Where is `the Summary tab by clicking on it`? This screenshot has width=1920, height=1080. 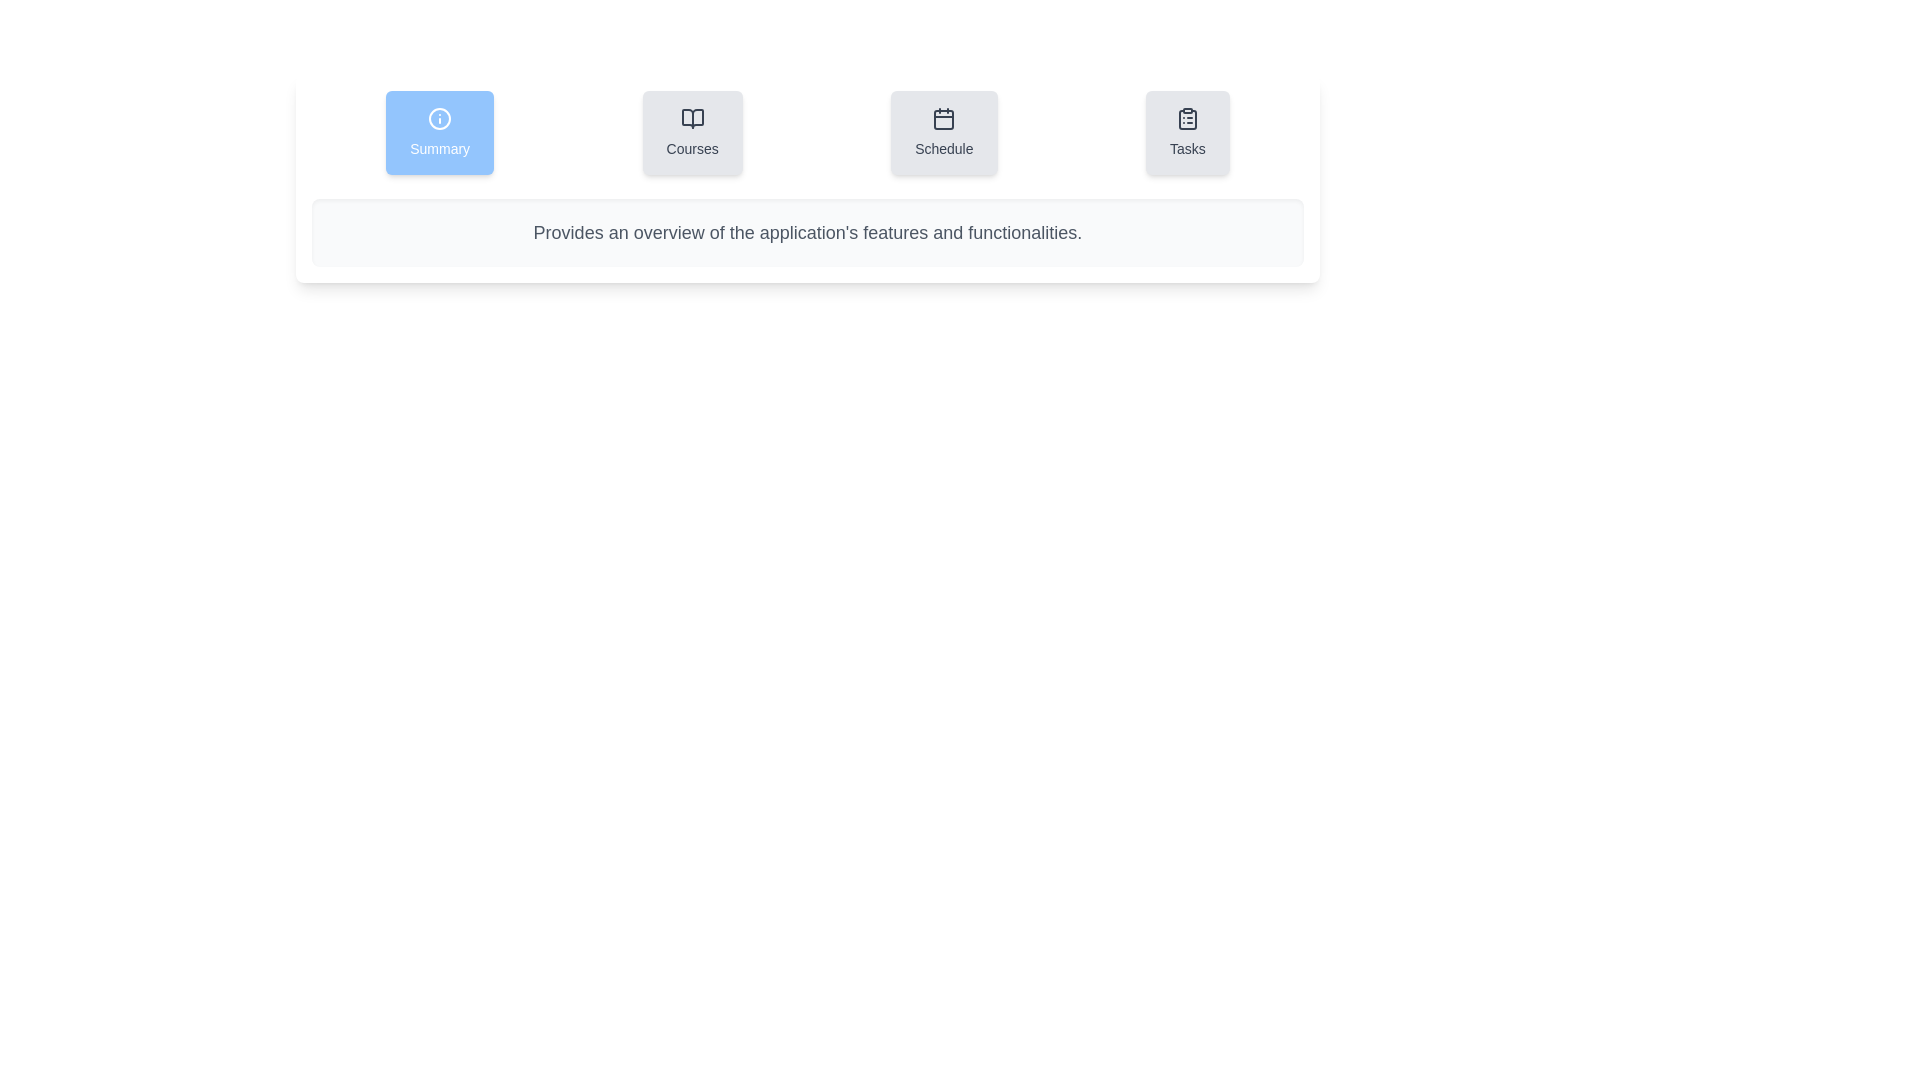 the Summary tab by clicking on it is located at coordinates (439, 132).